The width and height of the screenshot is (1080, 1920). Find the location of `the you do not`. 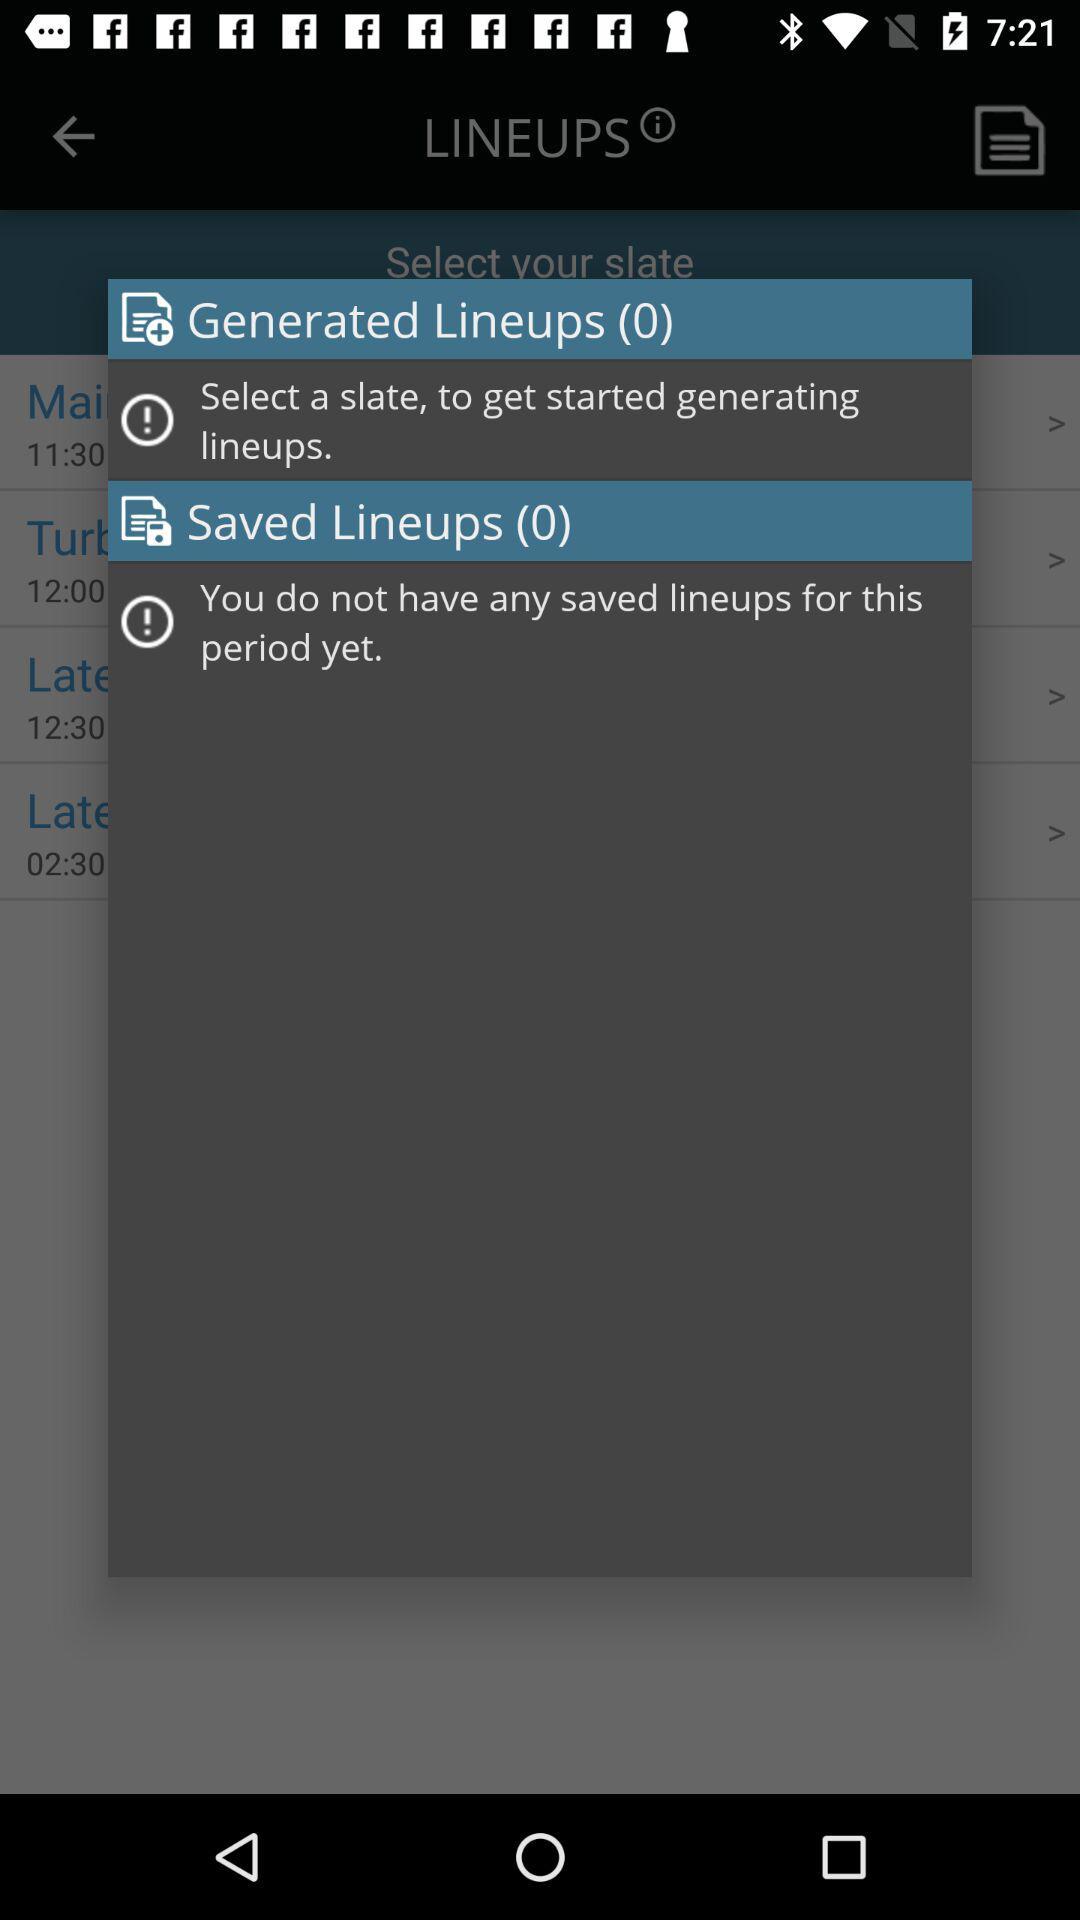

the you do not is located at coordinates (579, 620).